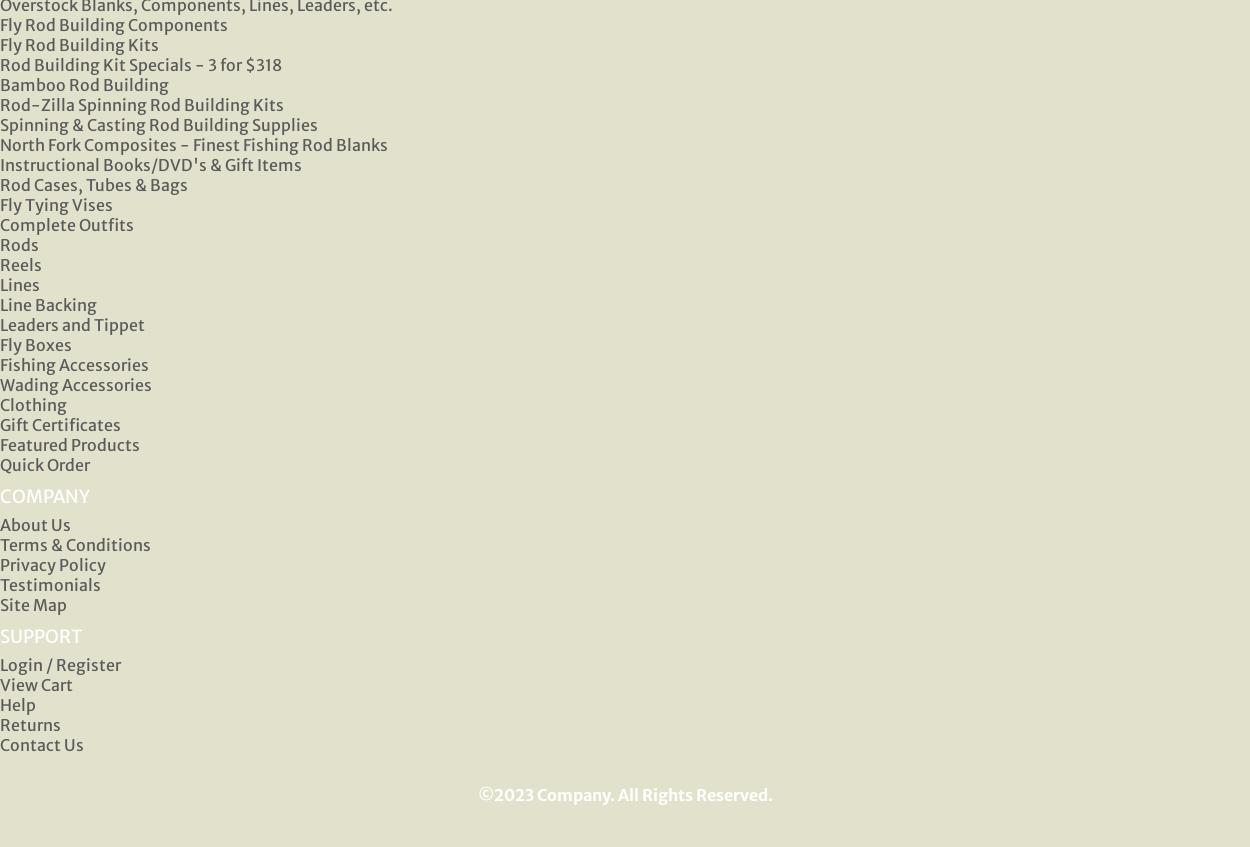 The height and width of the screenshot is (847, 1250). What do you see at coordinates (33, 605) in the screenshot?
I see `'Site Map'` at bounding box center [33, 605].